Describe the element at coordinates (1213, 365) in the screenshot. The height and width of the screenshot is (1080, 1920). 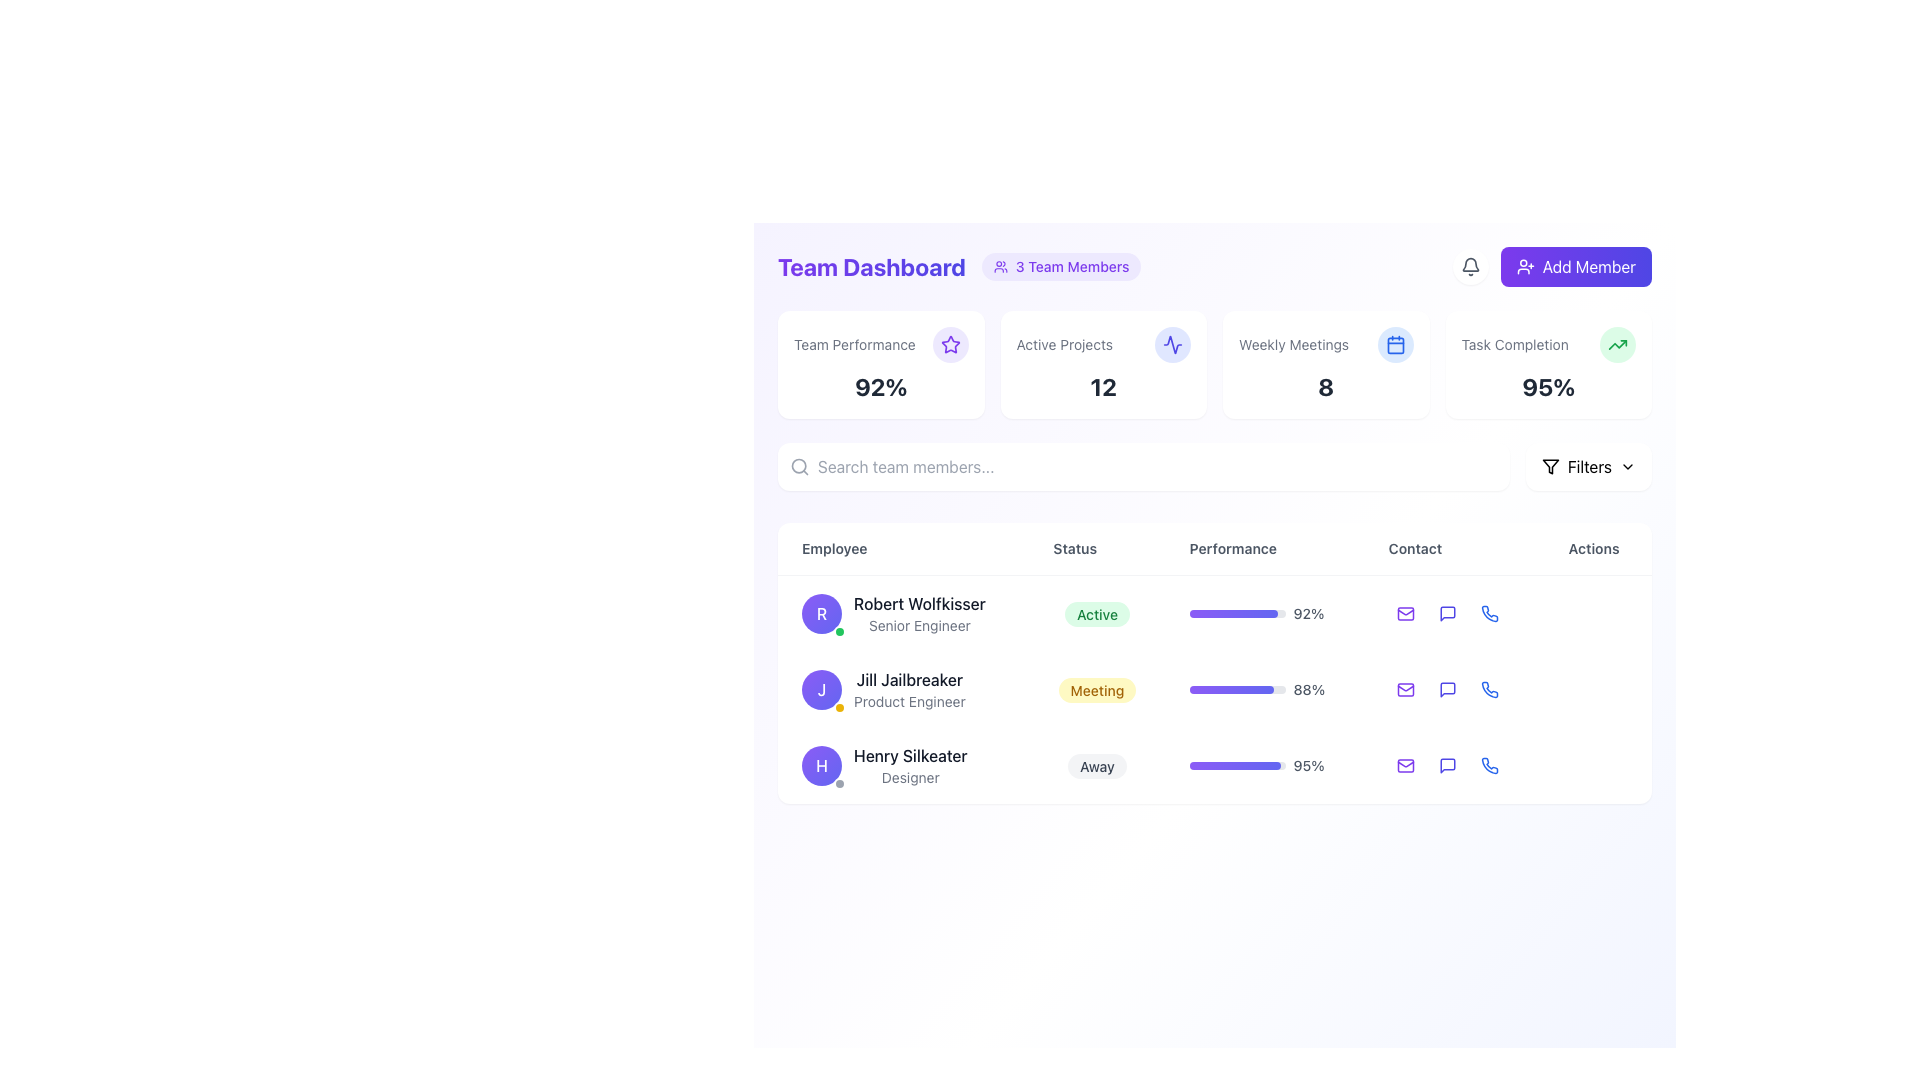
I see `the details of the third Informational card in the horizontally-aligned group on the Team Dashboard, which summarizes the weekly meetings metric` at that location.